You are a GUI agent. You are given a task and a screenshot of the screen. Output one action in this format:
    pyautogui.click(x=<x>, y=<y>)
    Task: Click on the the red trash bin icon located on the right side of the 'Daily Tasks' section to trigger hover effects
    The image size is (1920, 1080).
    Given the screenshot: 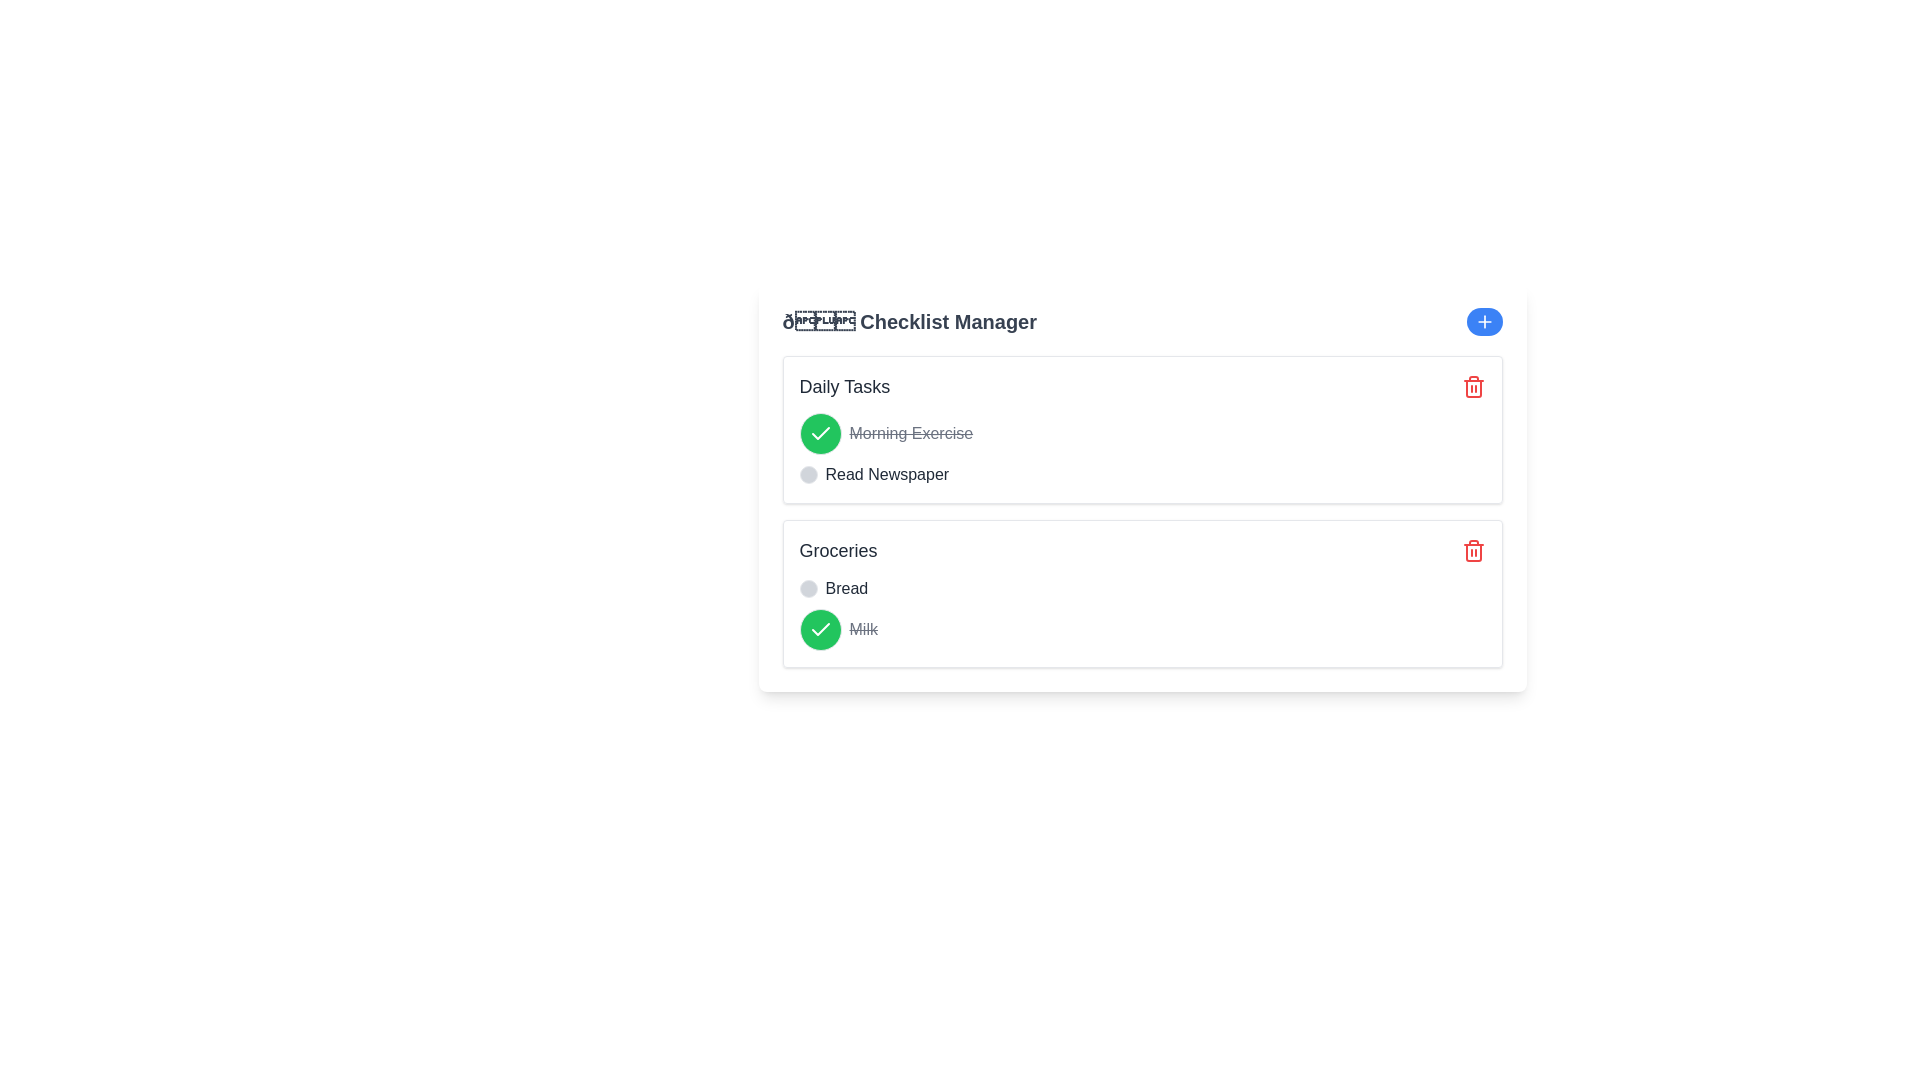 What is the action you would take?
    pyautogui.click(x=1473, y=386)
    